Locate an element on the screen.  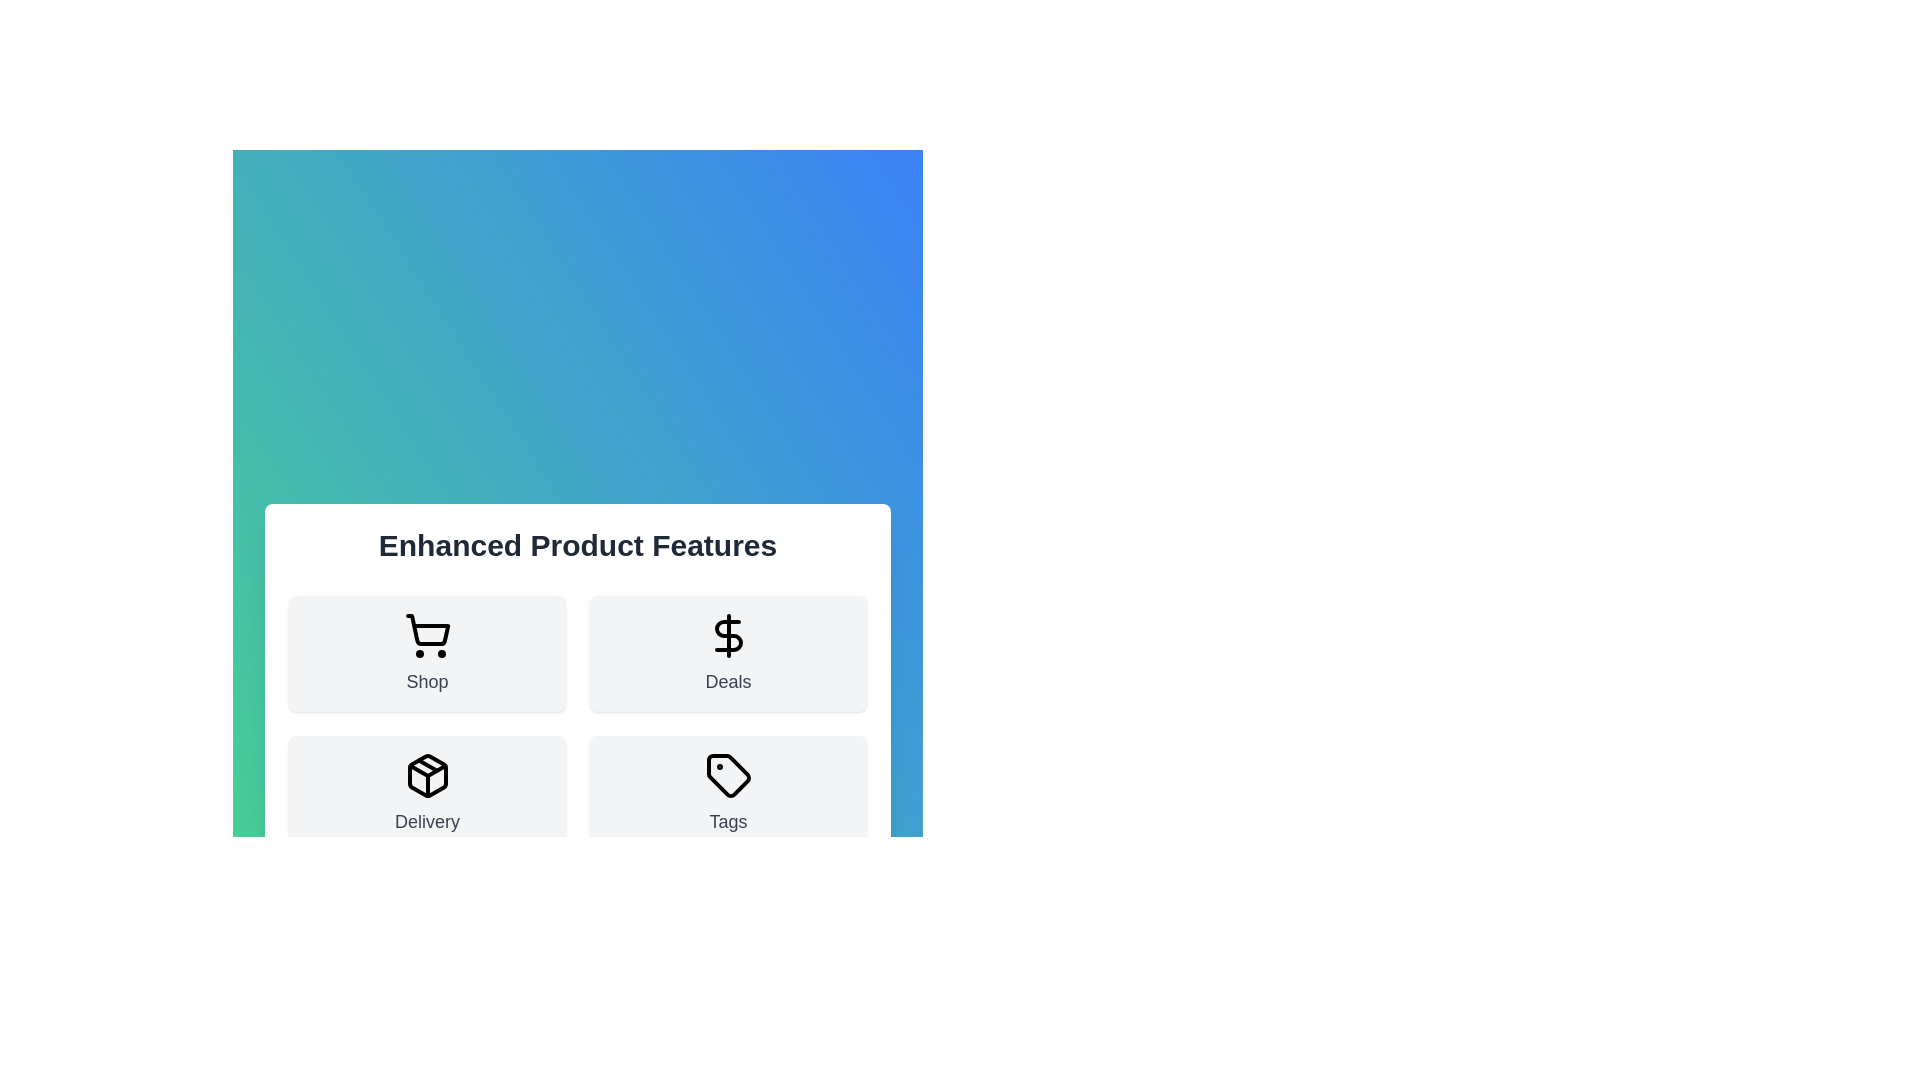
the navigational button located in the top-left cell of the grid layout is located at coordinates (426, 654).